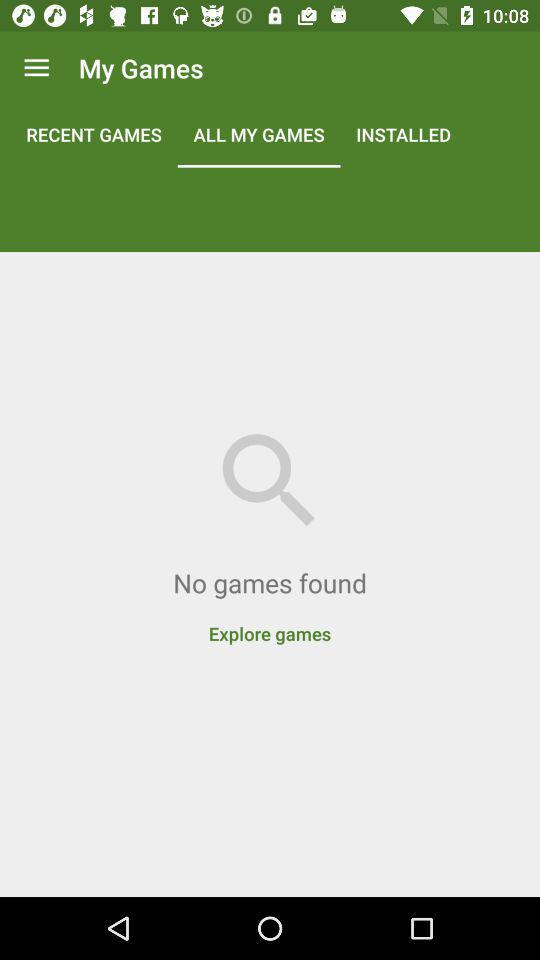  I want to click on item above the recent games item, so click(36, 68).